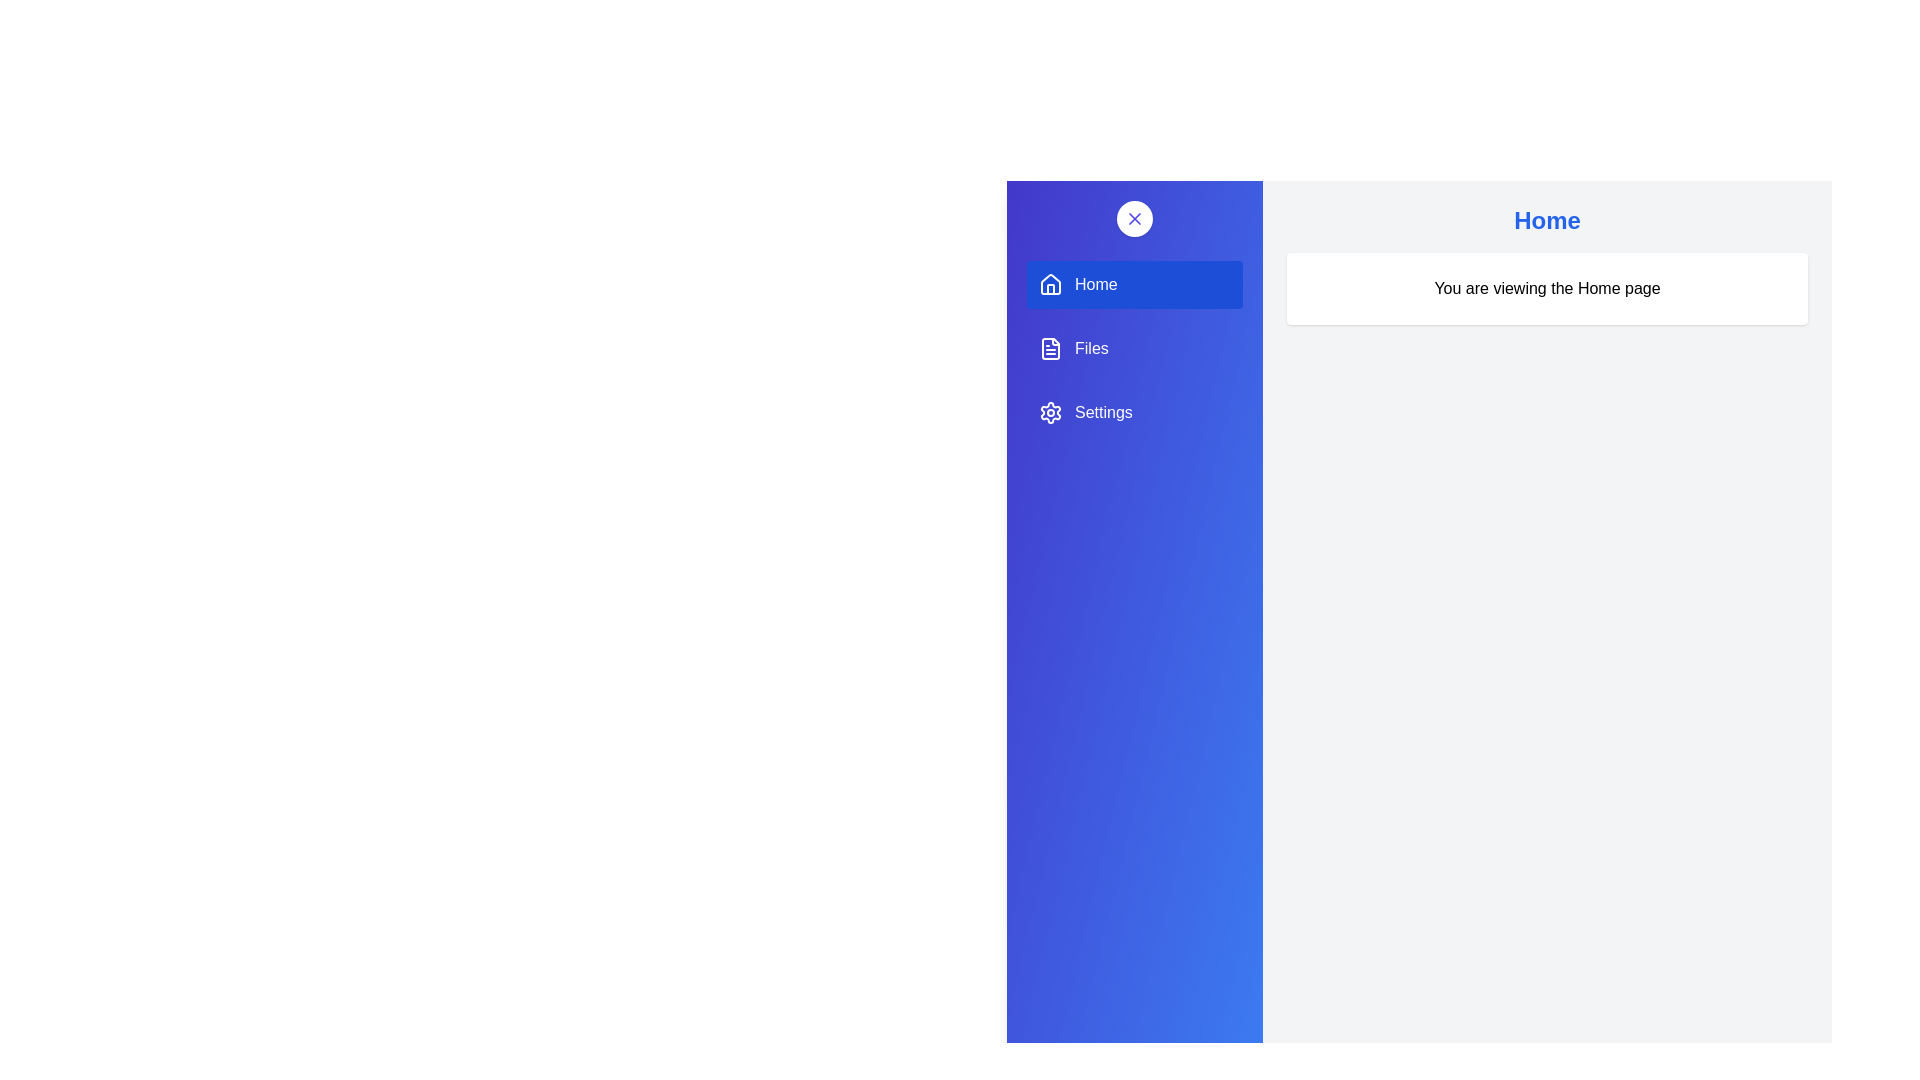 The height and width of the screenshot is (1080, 1920). What do you see at coordinates (1134, 411) in the screenshot?
I see `the menu item Settings from the navigation drawer` at bounding box center [1134, 411].